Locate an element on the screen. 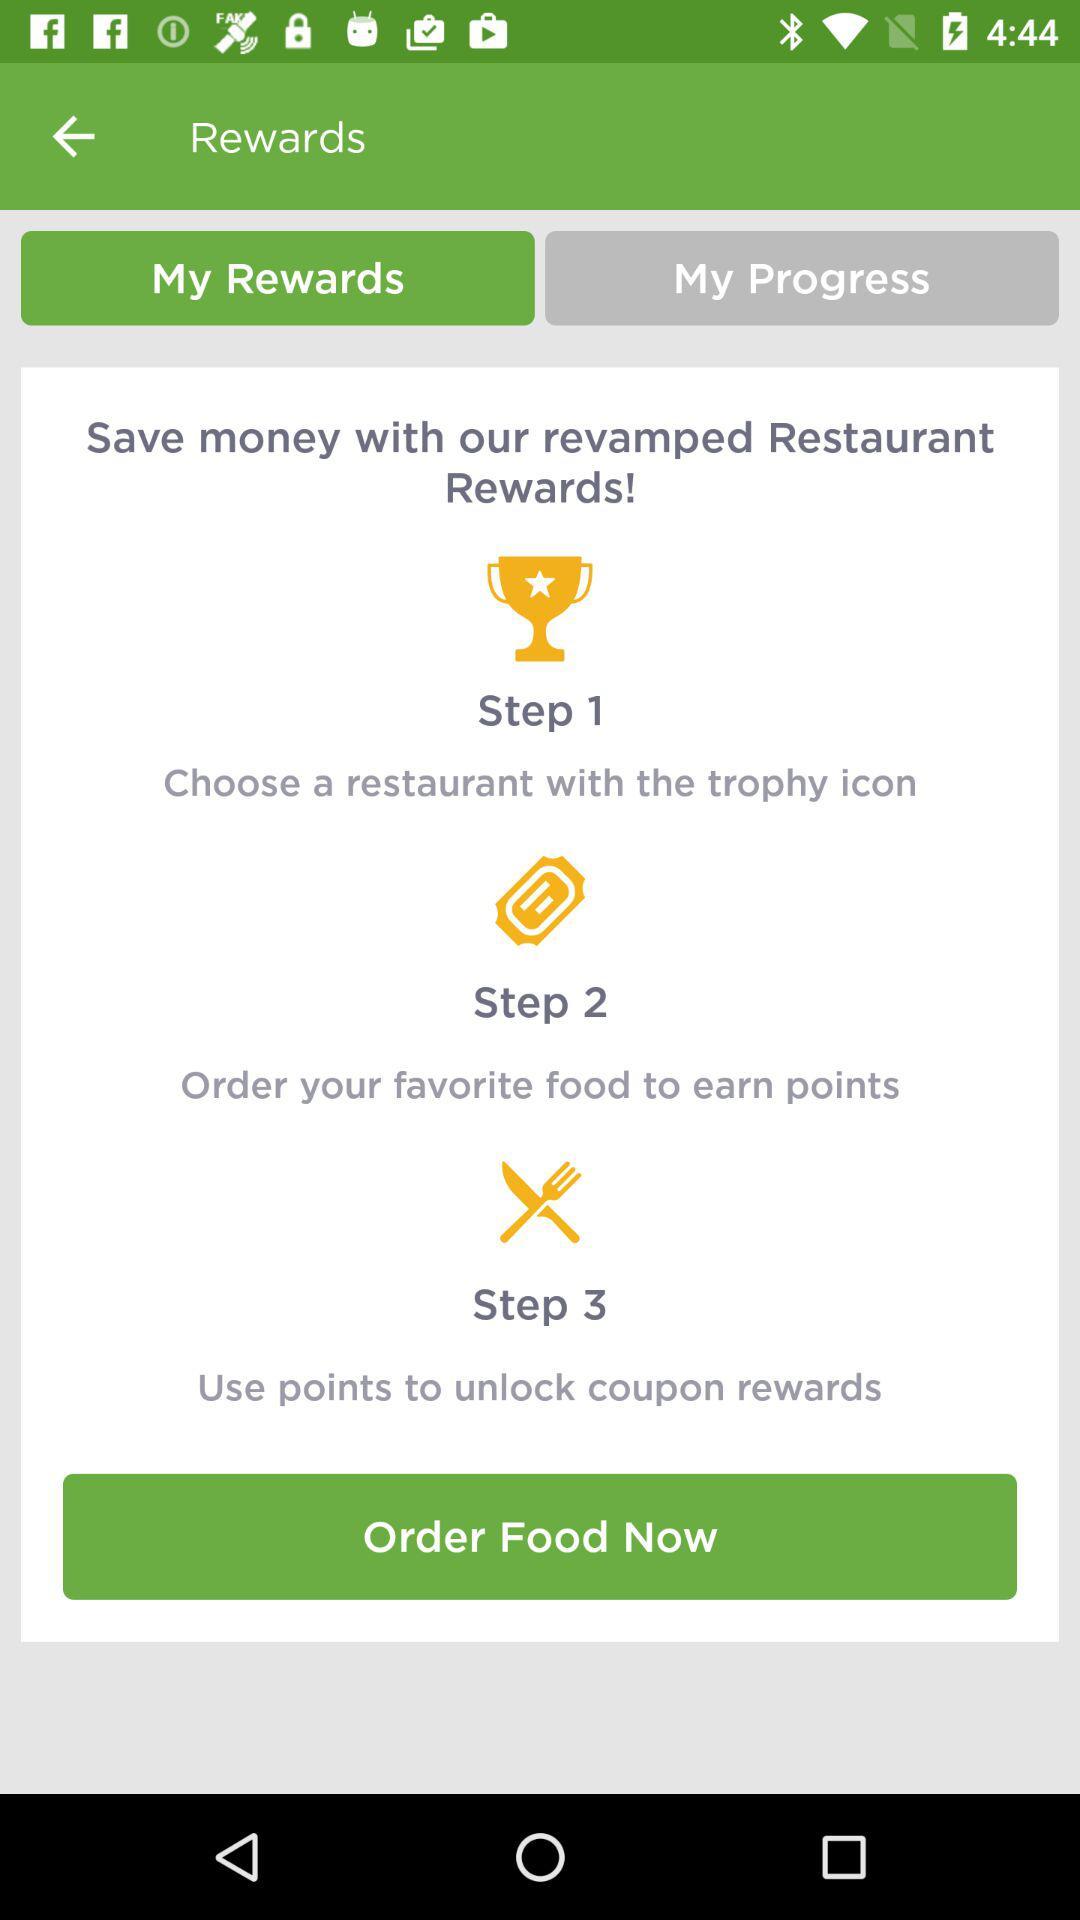 The height and width of the screenshot is (1920, 1080). my progress at the top right corner is located at coordinates (801, 277).